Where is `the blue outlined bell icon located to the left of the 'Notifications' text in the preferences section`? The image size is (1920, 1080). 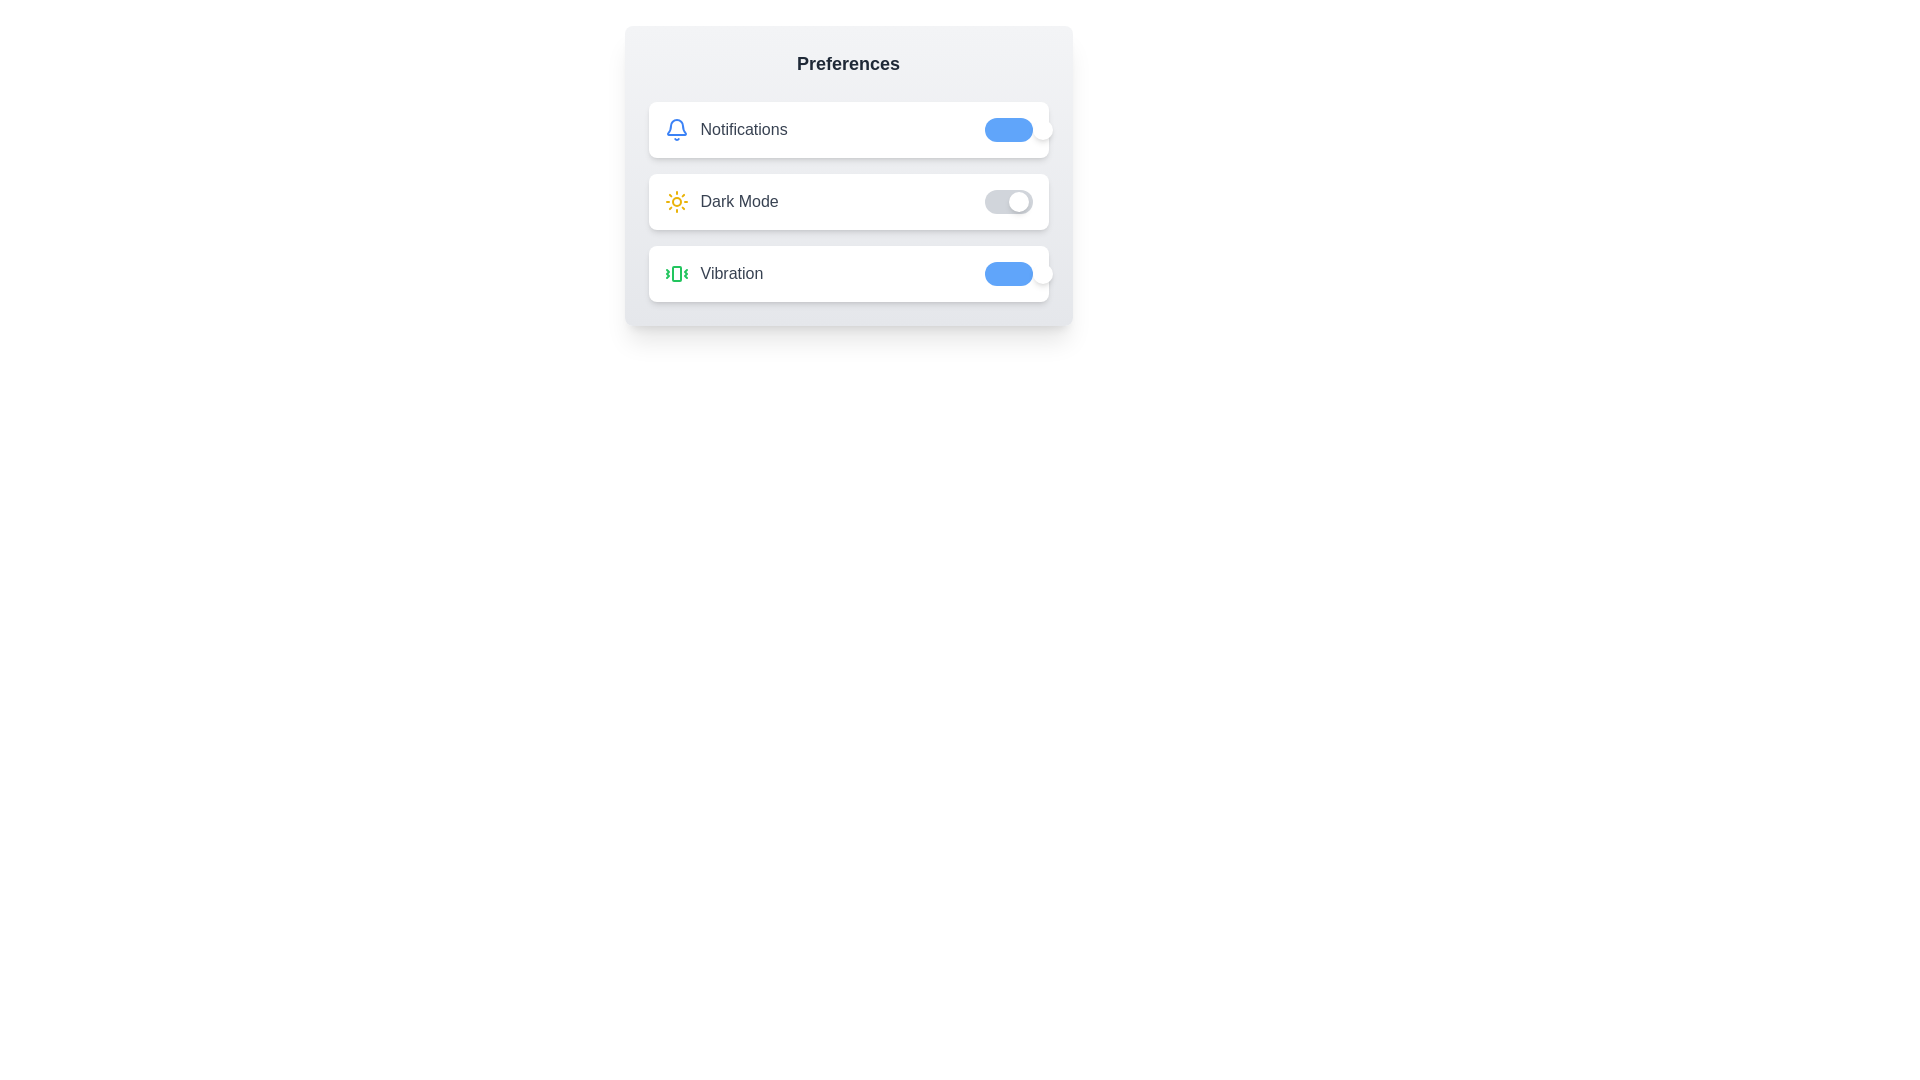
the blue outlined bell icon located to the left of the 'Notifications' text in the preferences section is located at coordinates (676, 130).